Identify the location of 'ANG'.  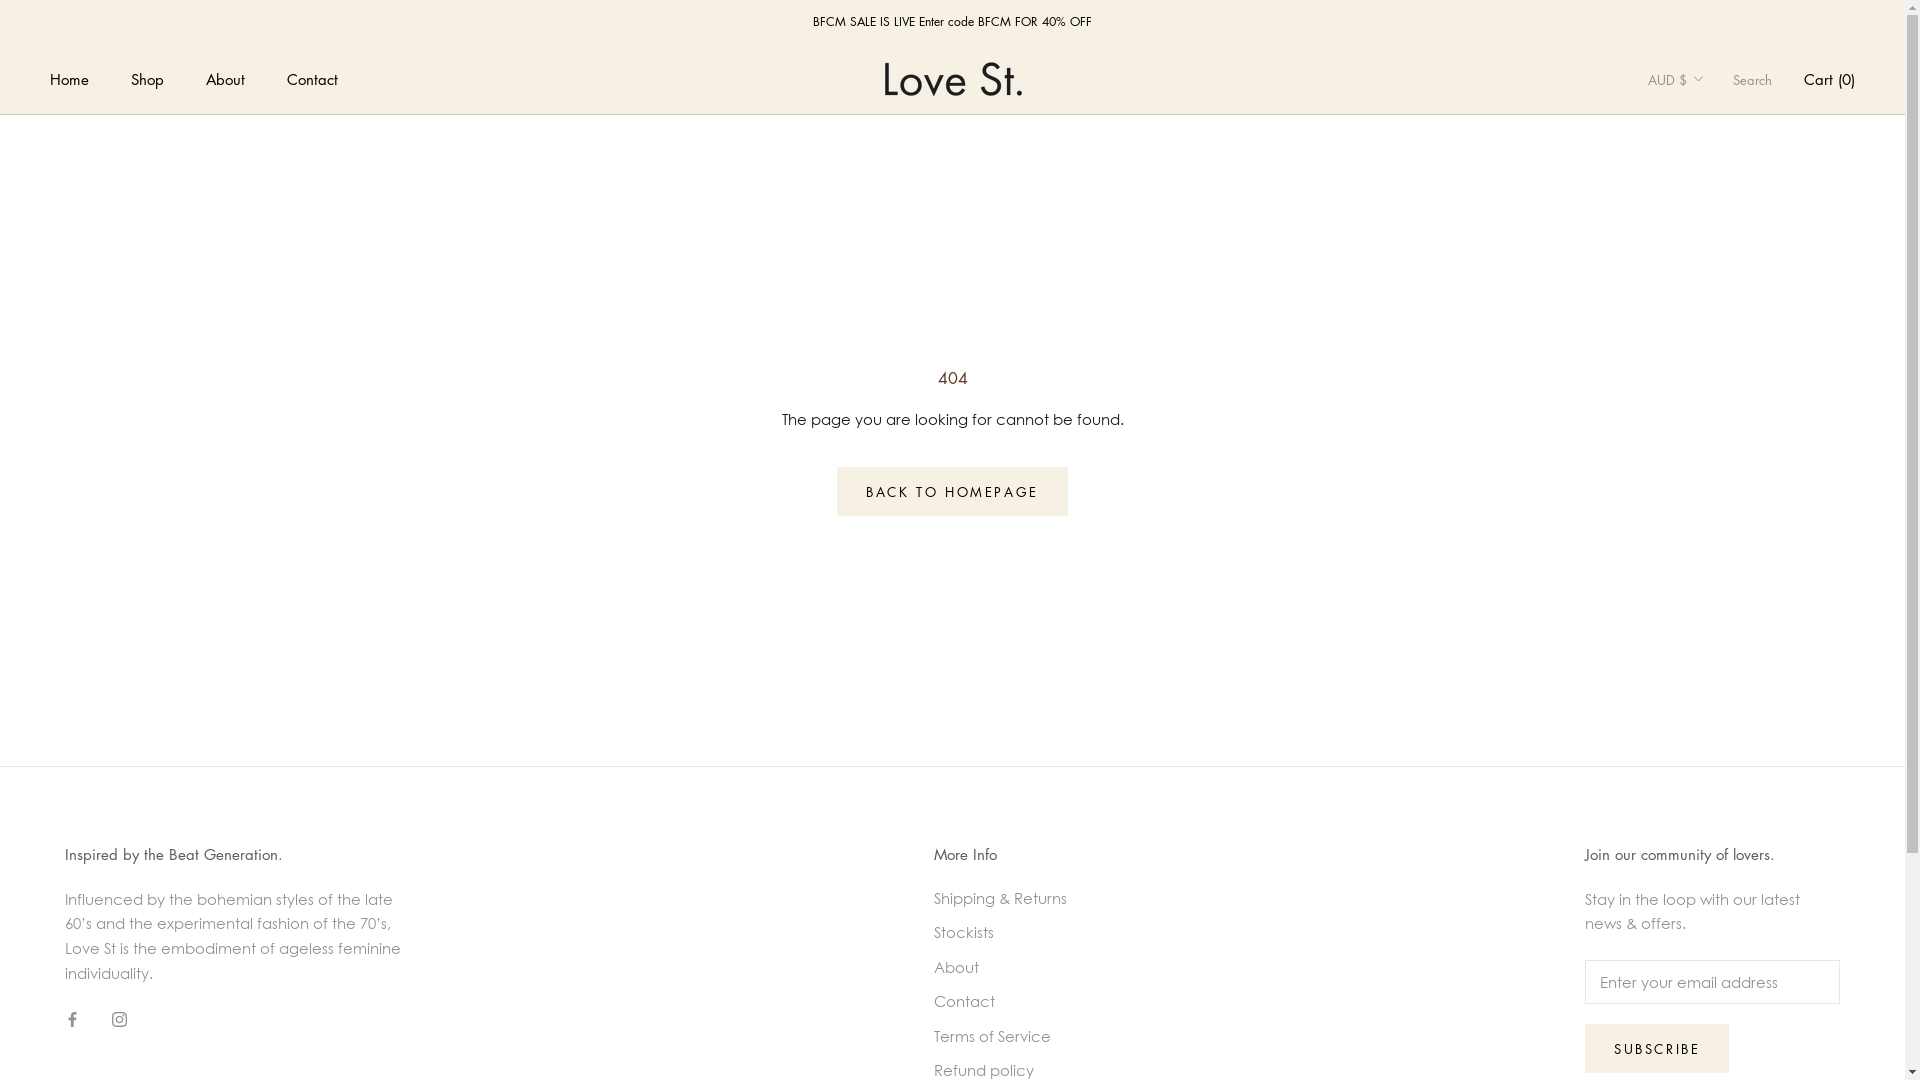
(1707, 250).